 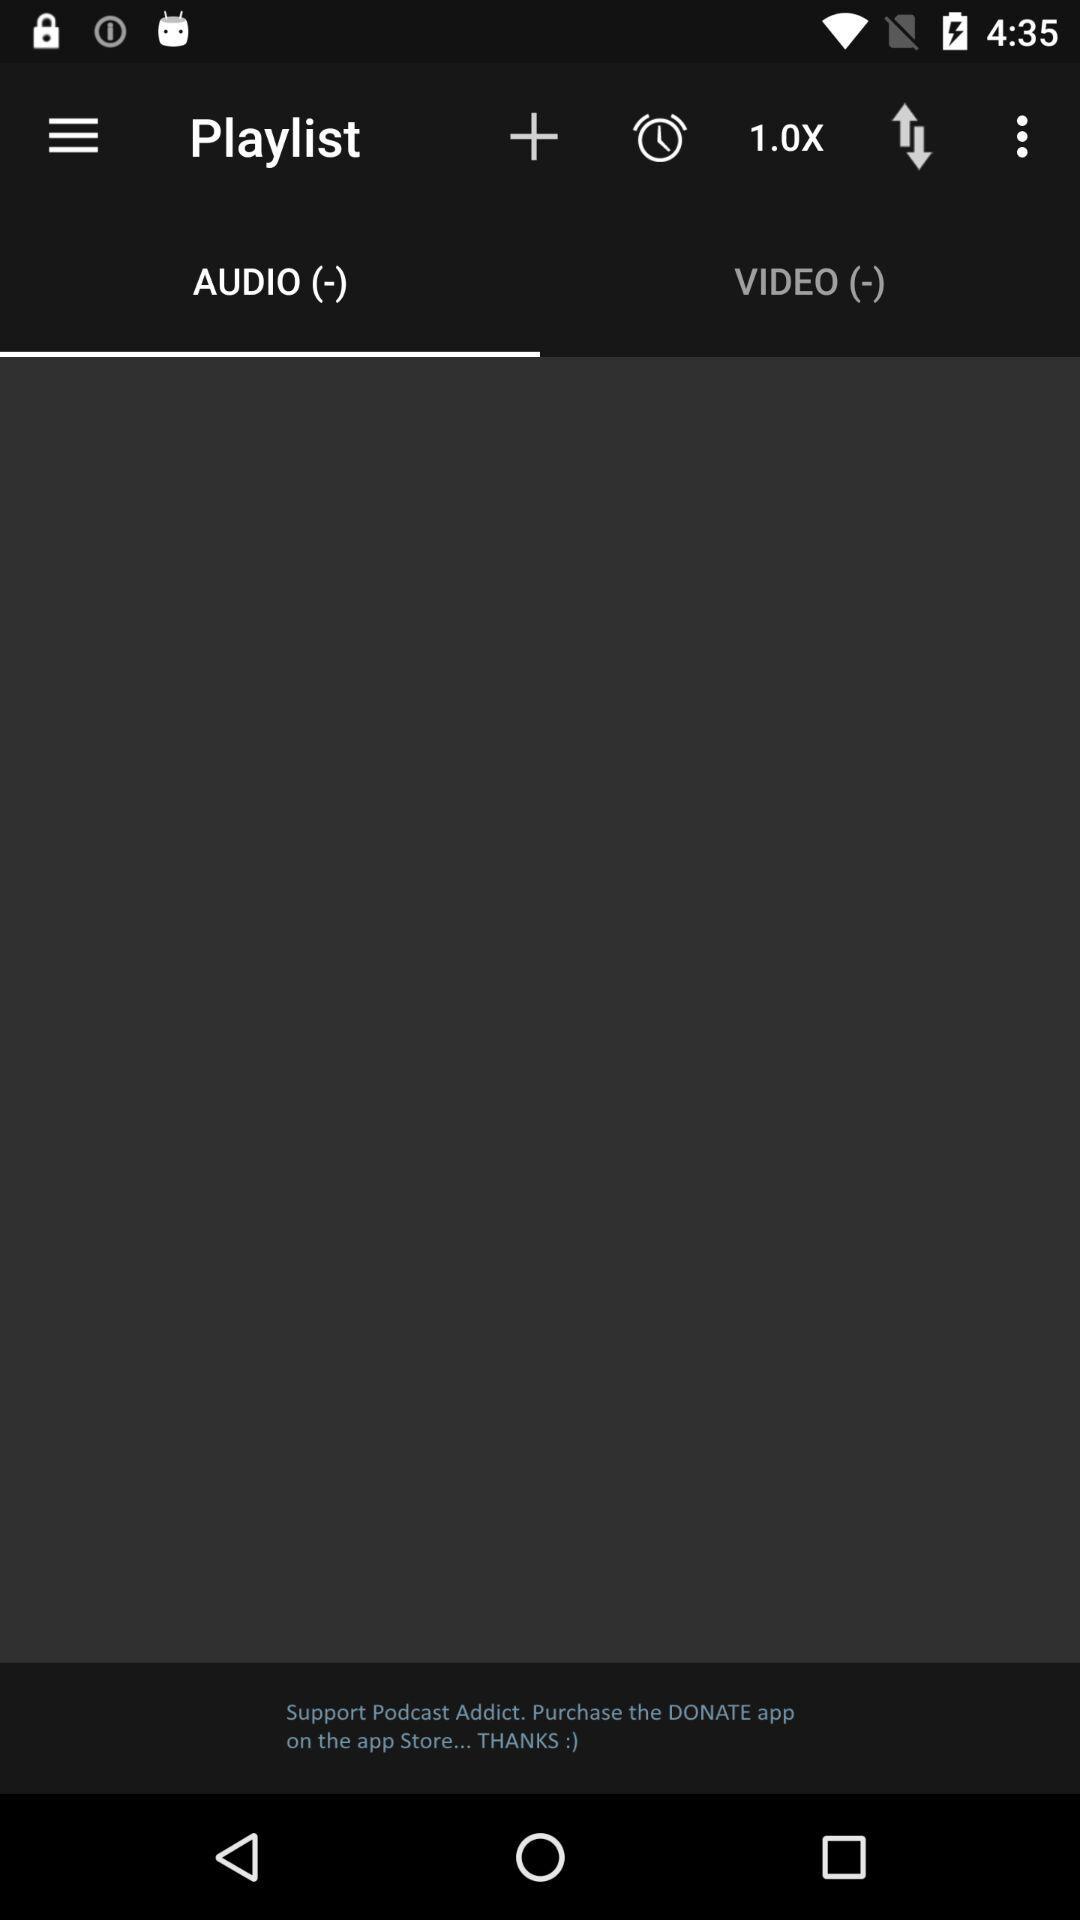 What do you see at coordinates (659, 135) in the screenshot?
I see `icon above video (-) icon` at bounding box center [659, 135].